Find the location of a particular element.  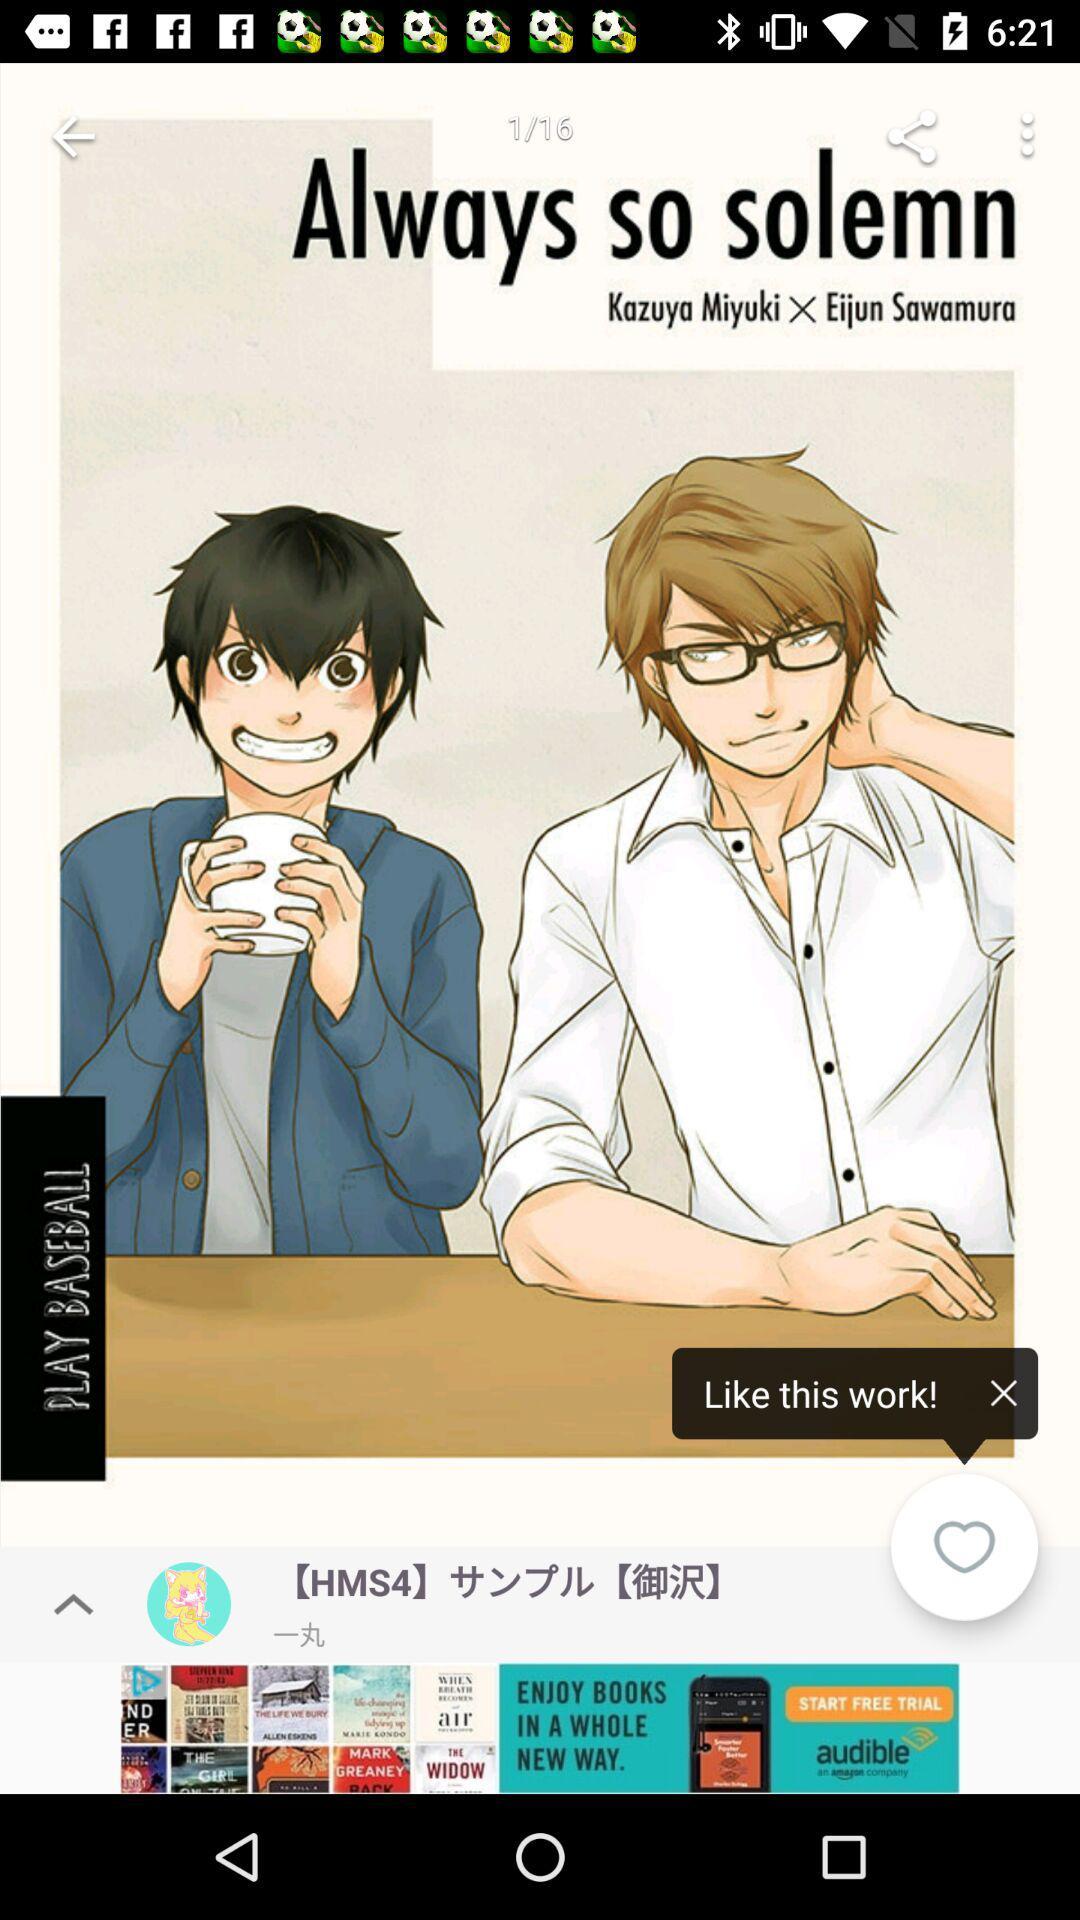

like it is located at coordinates (963, 1546).